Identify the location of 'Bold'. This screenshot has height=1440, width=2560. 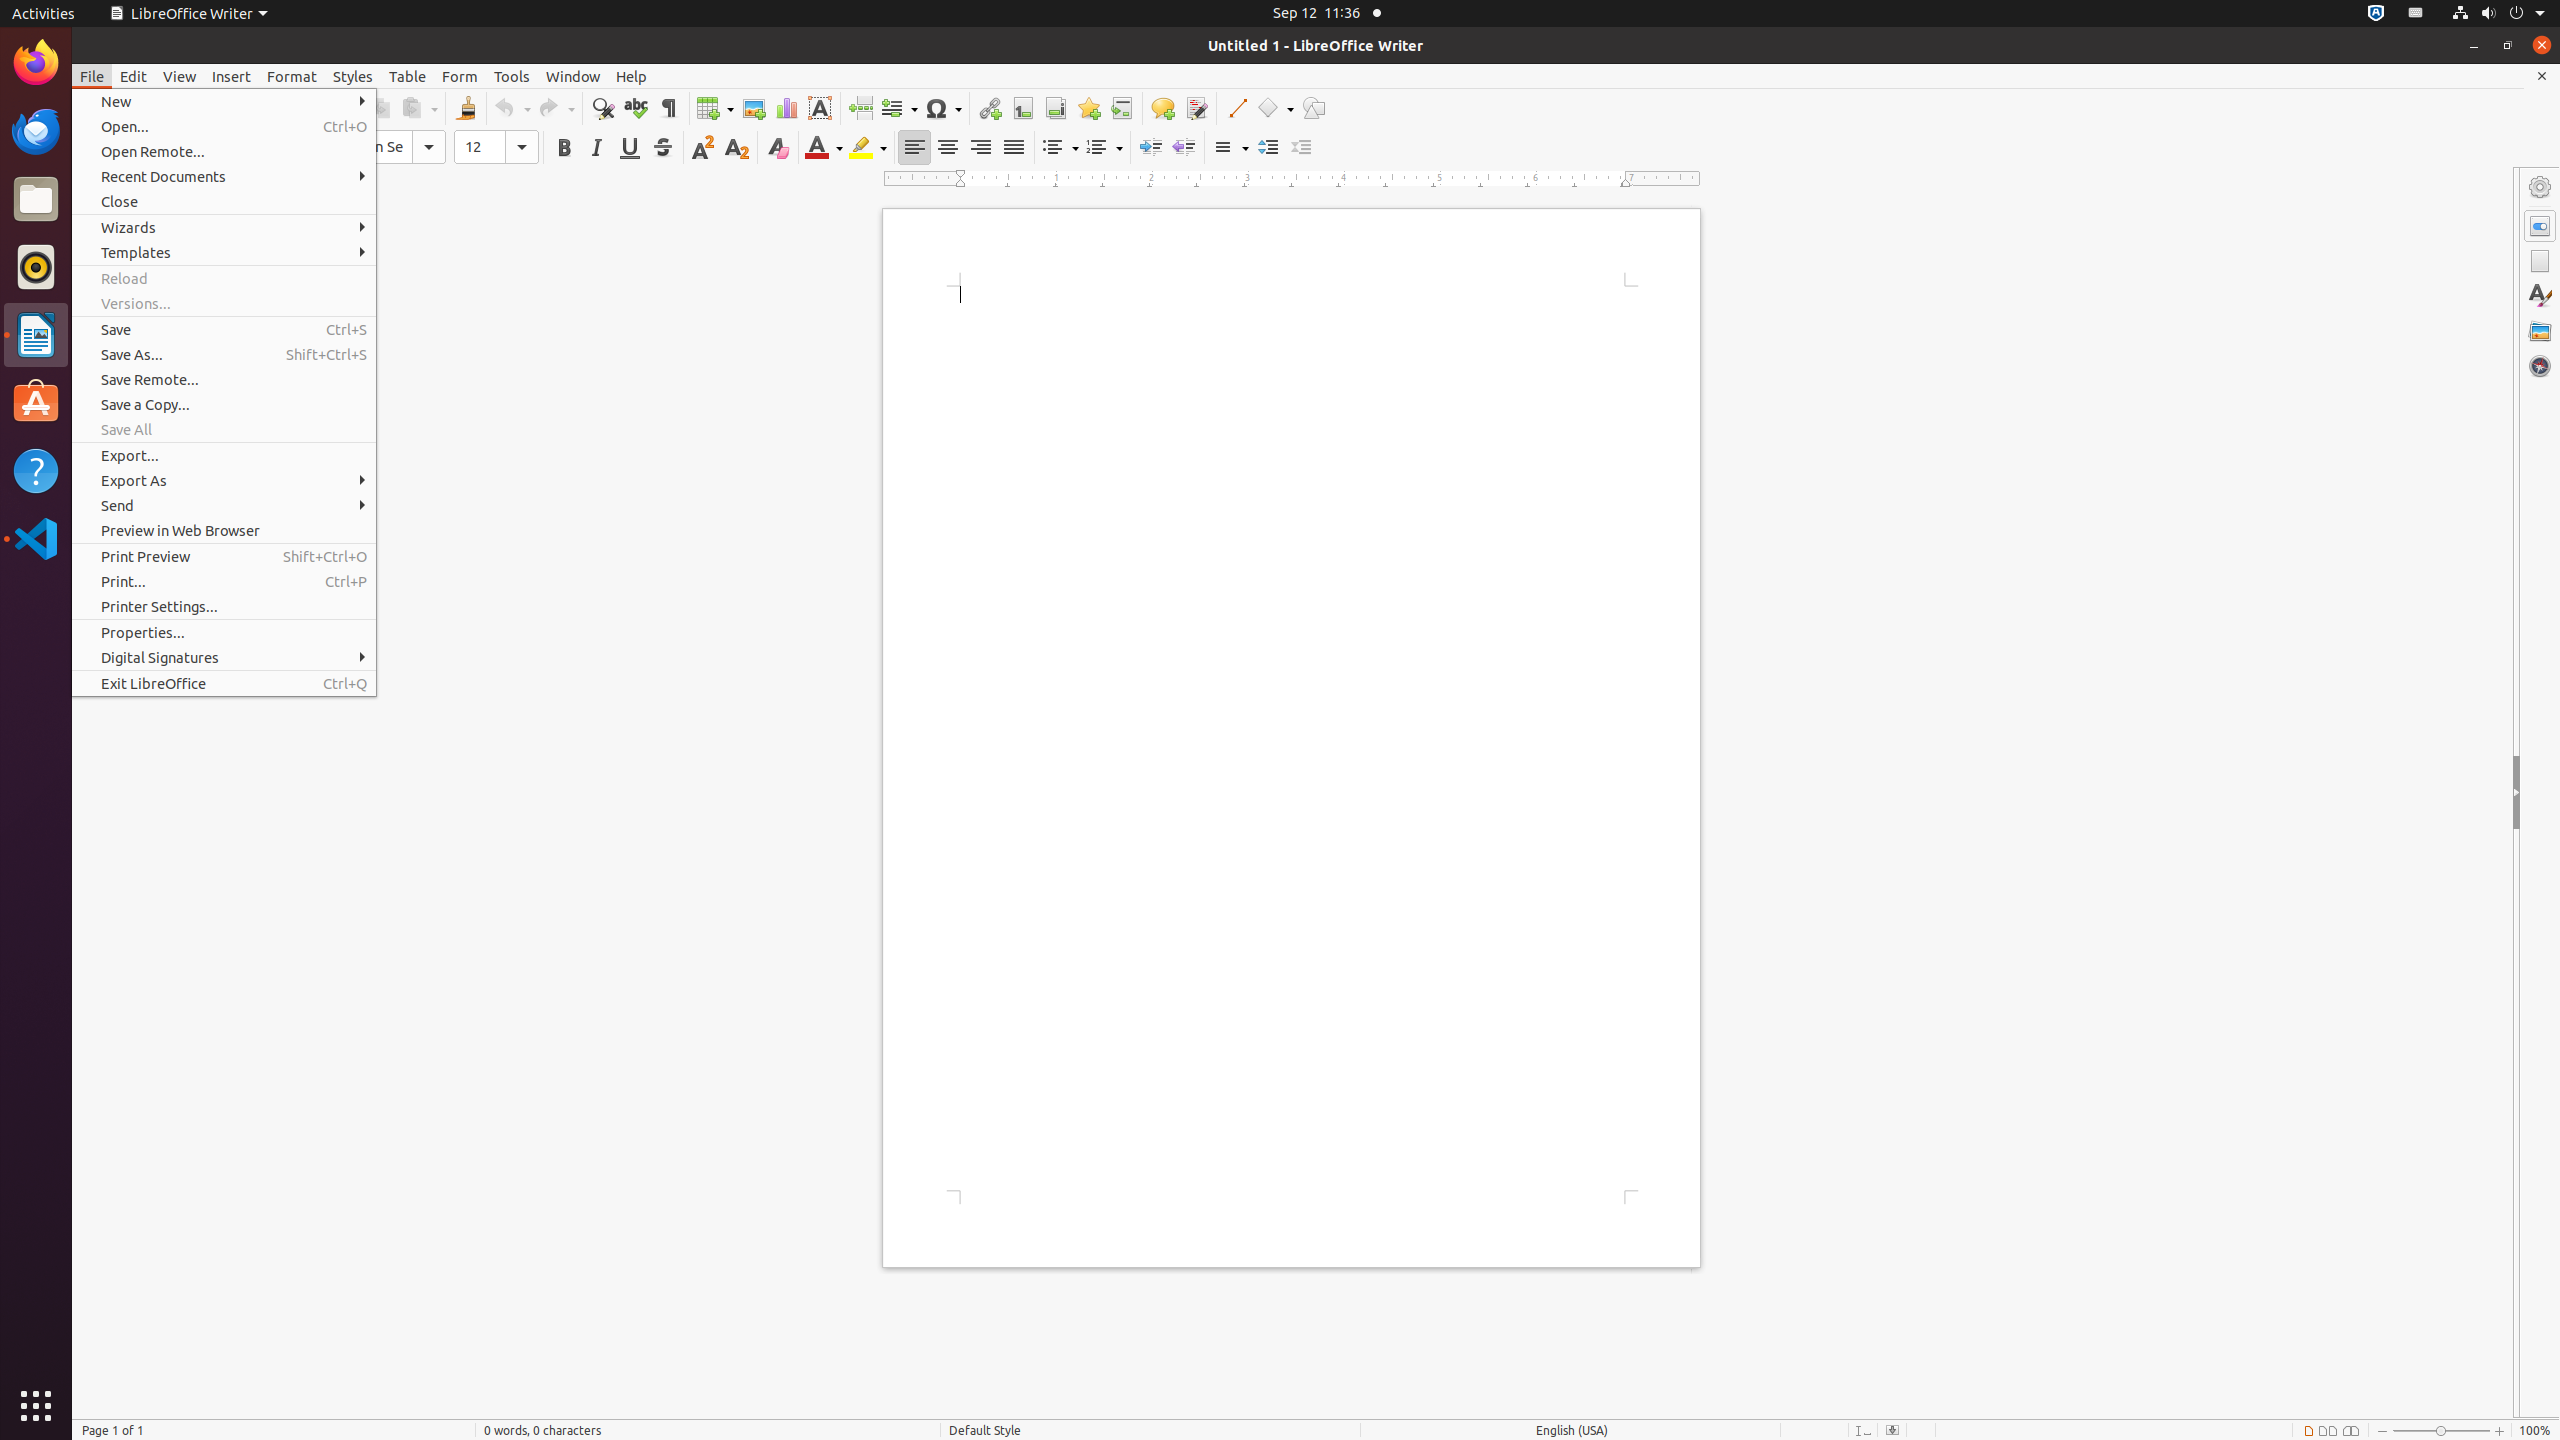
(562, 146).